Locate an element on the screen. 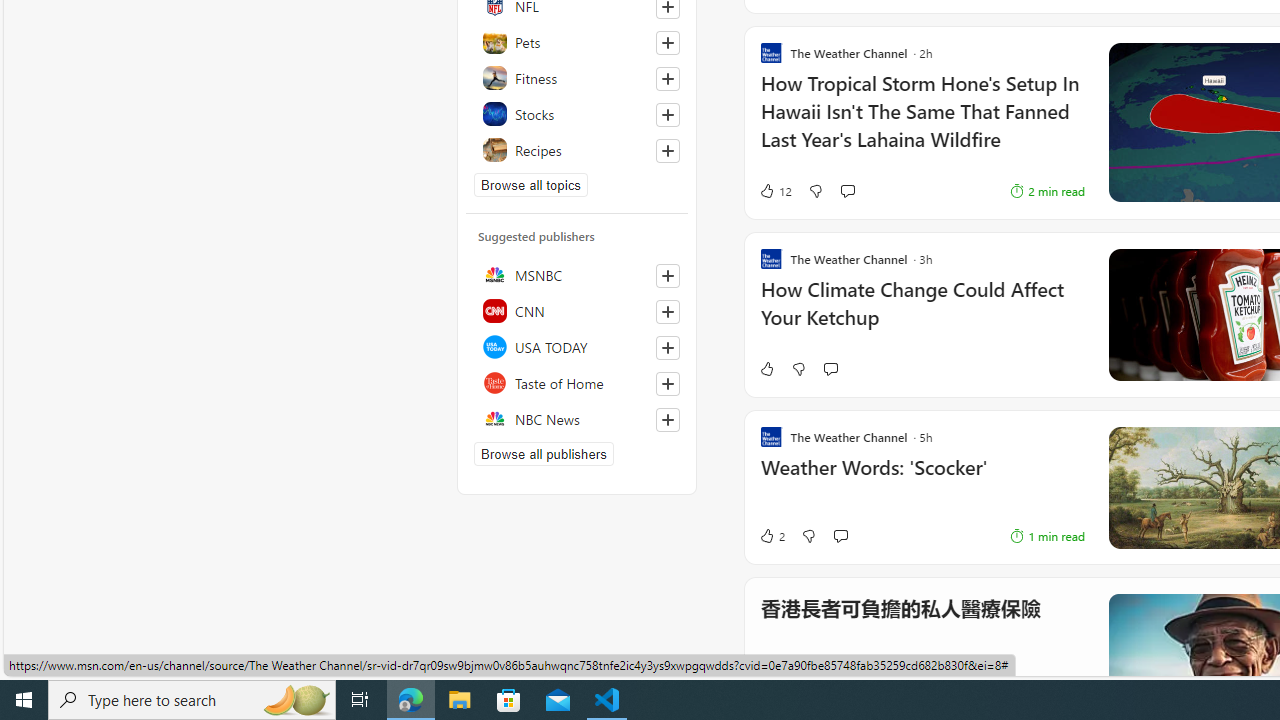 This screenshot has width=1280, height=720. 'Taste of Home' is located at coordinates (576, 383).